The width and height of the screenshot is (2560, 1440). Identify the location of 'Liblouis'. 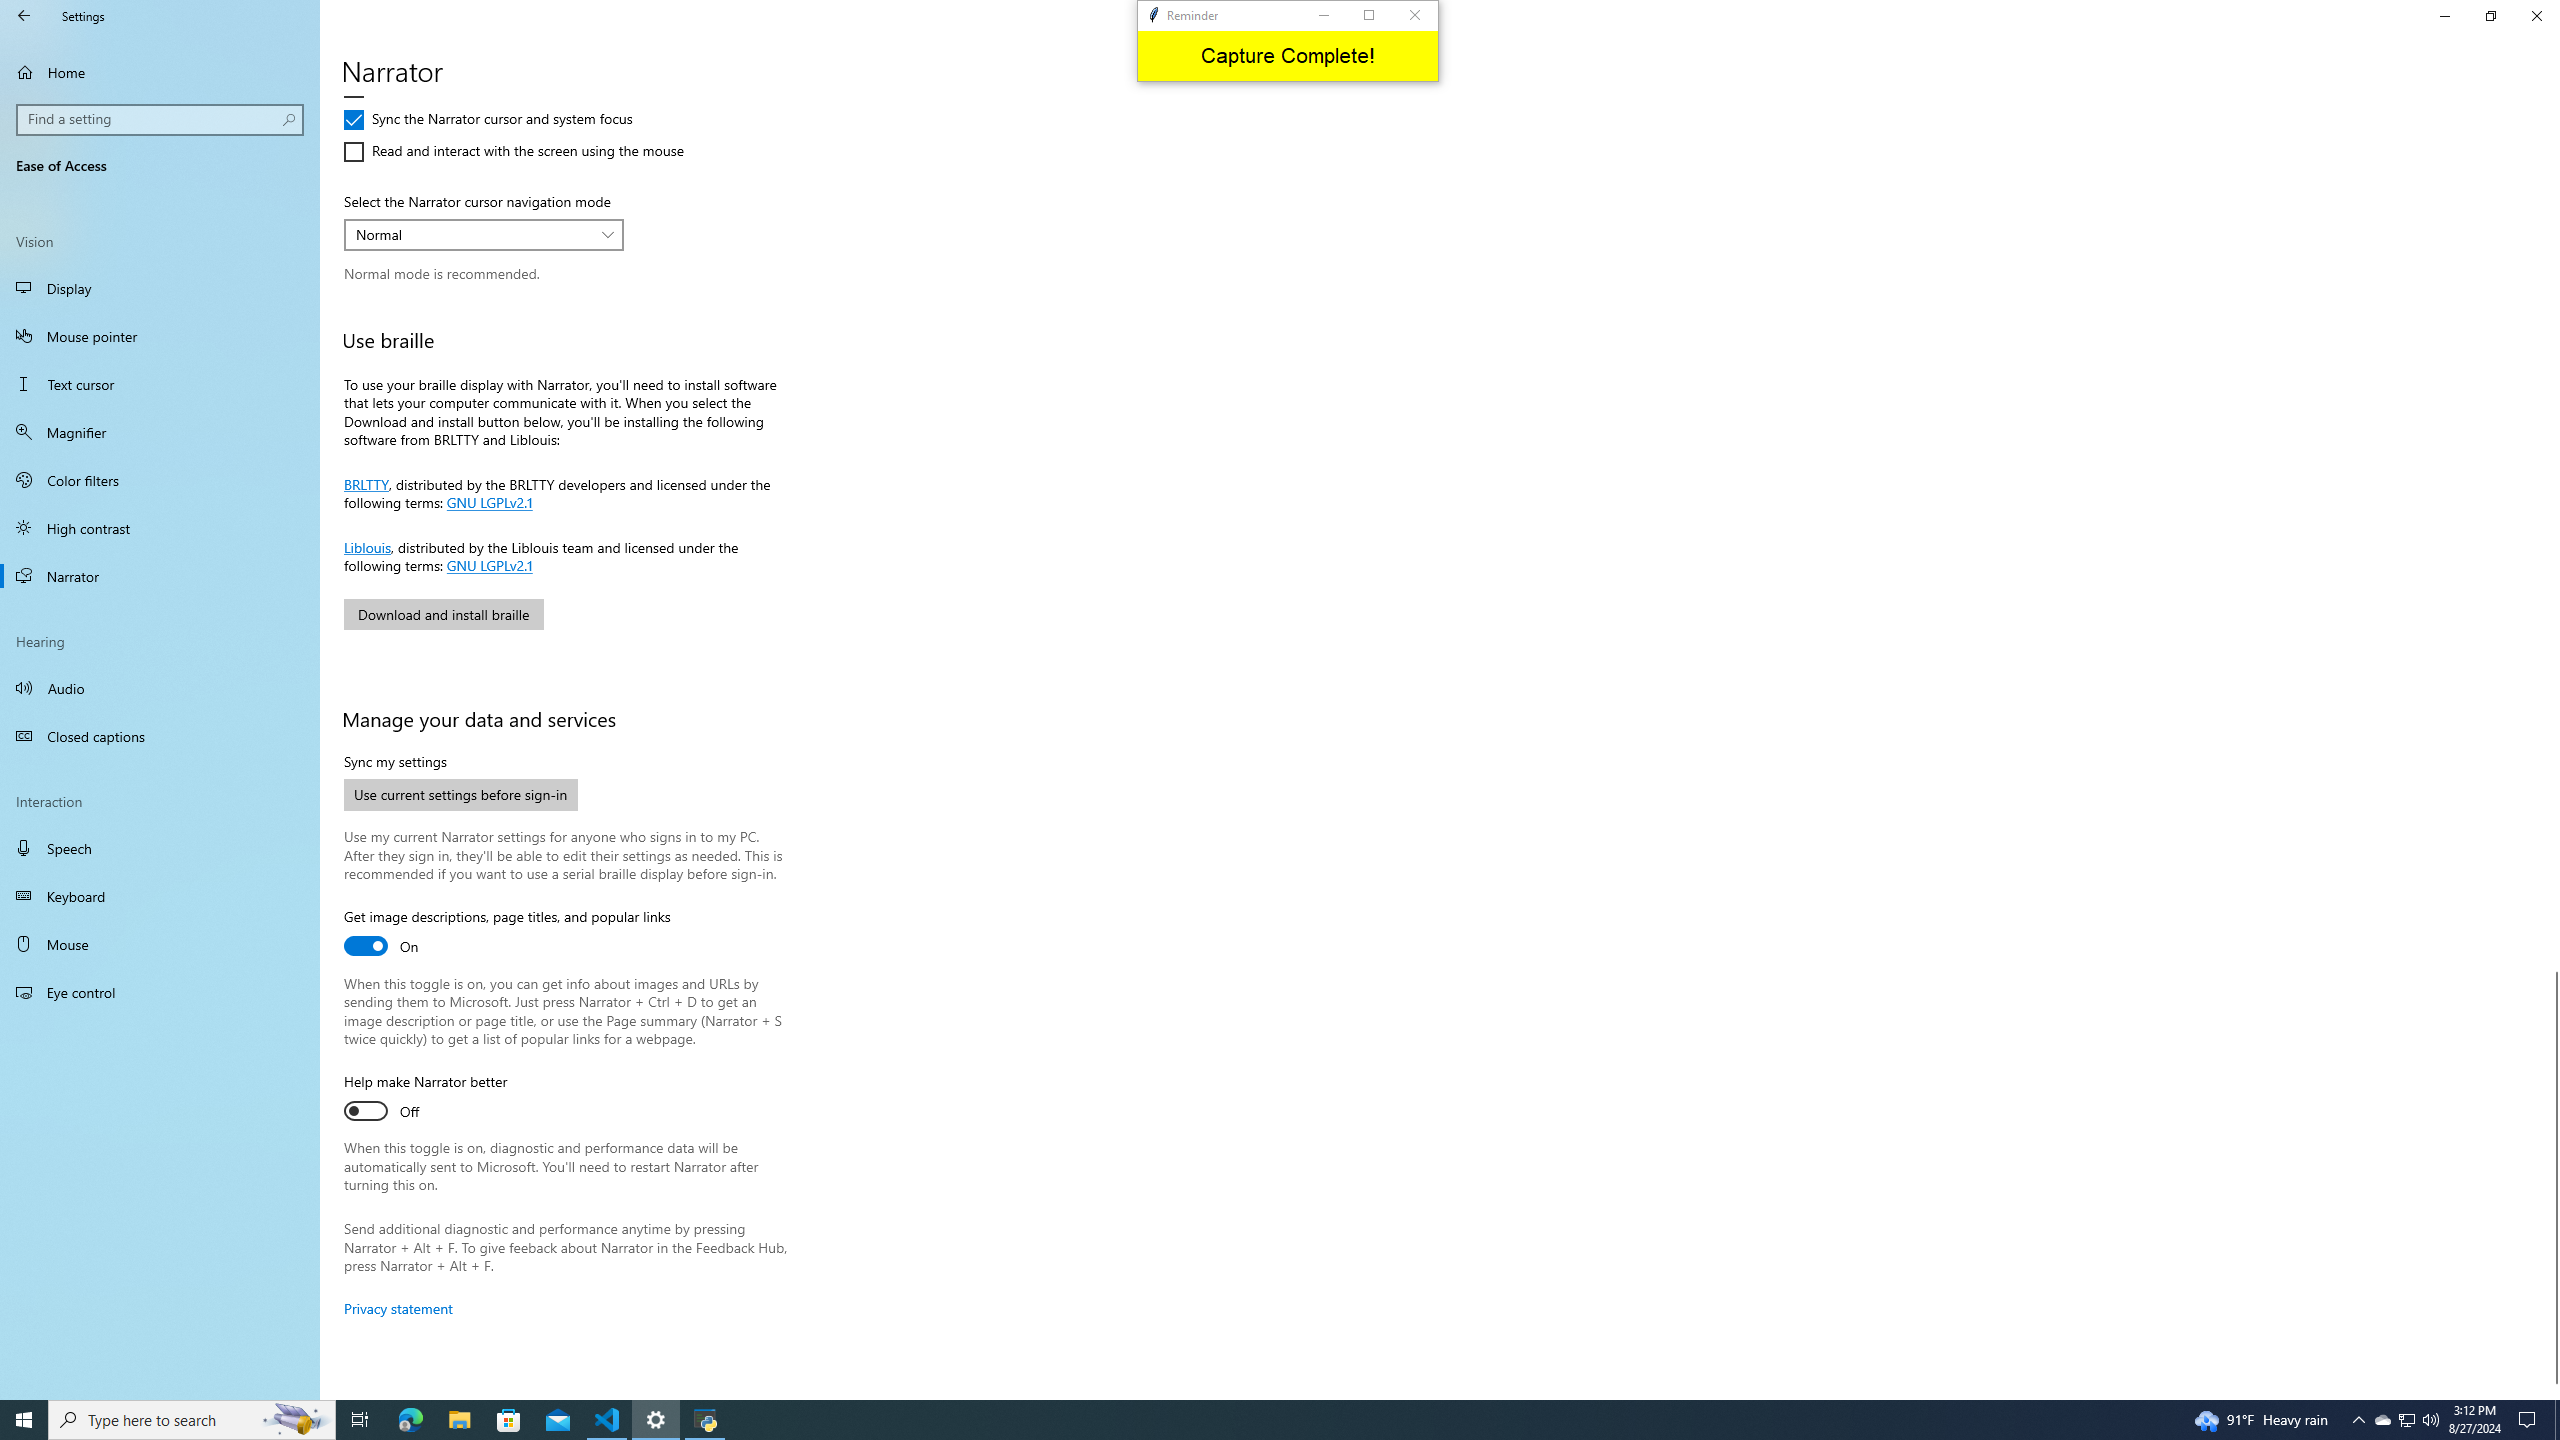
(366, 544).